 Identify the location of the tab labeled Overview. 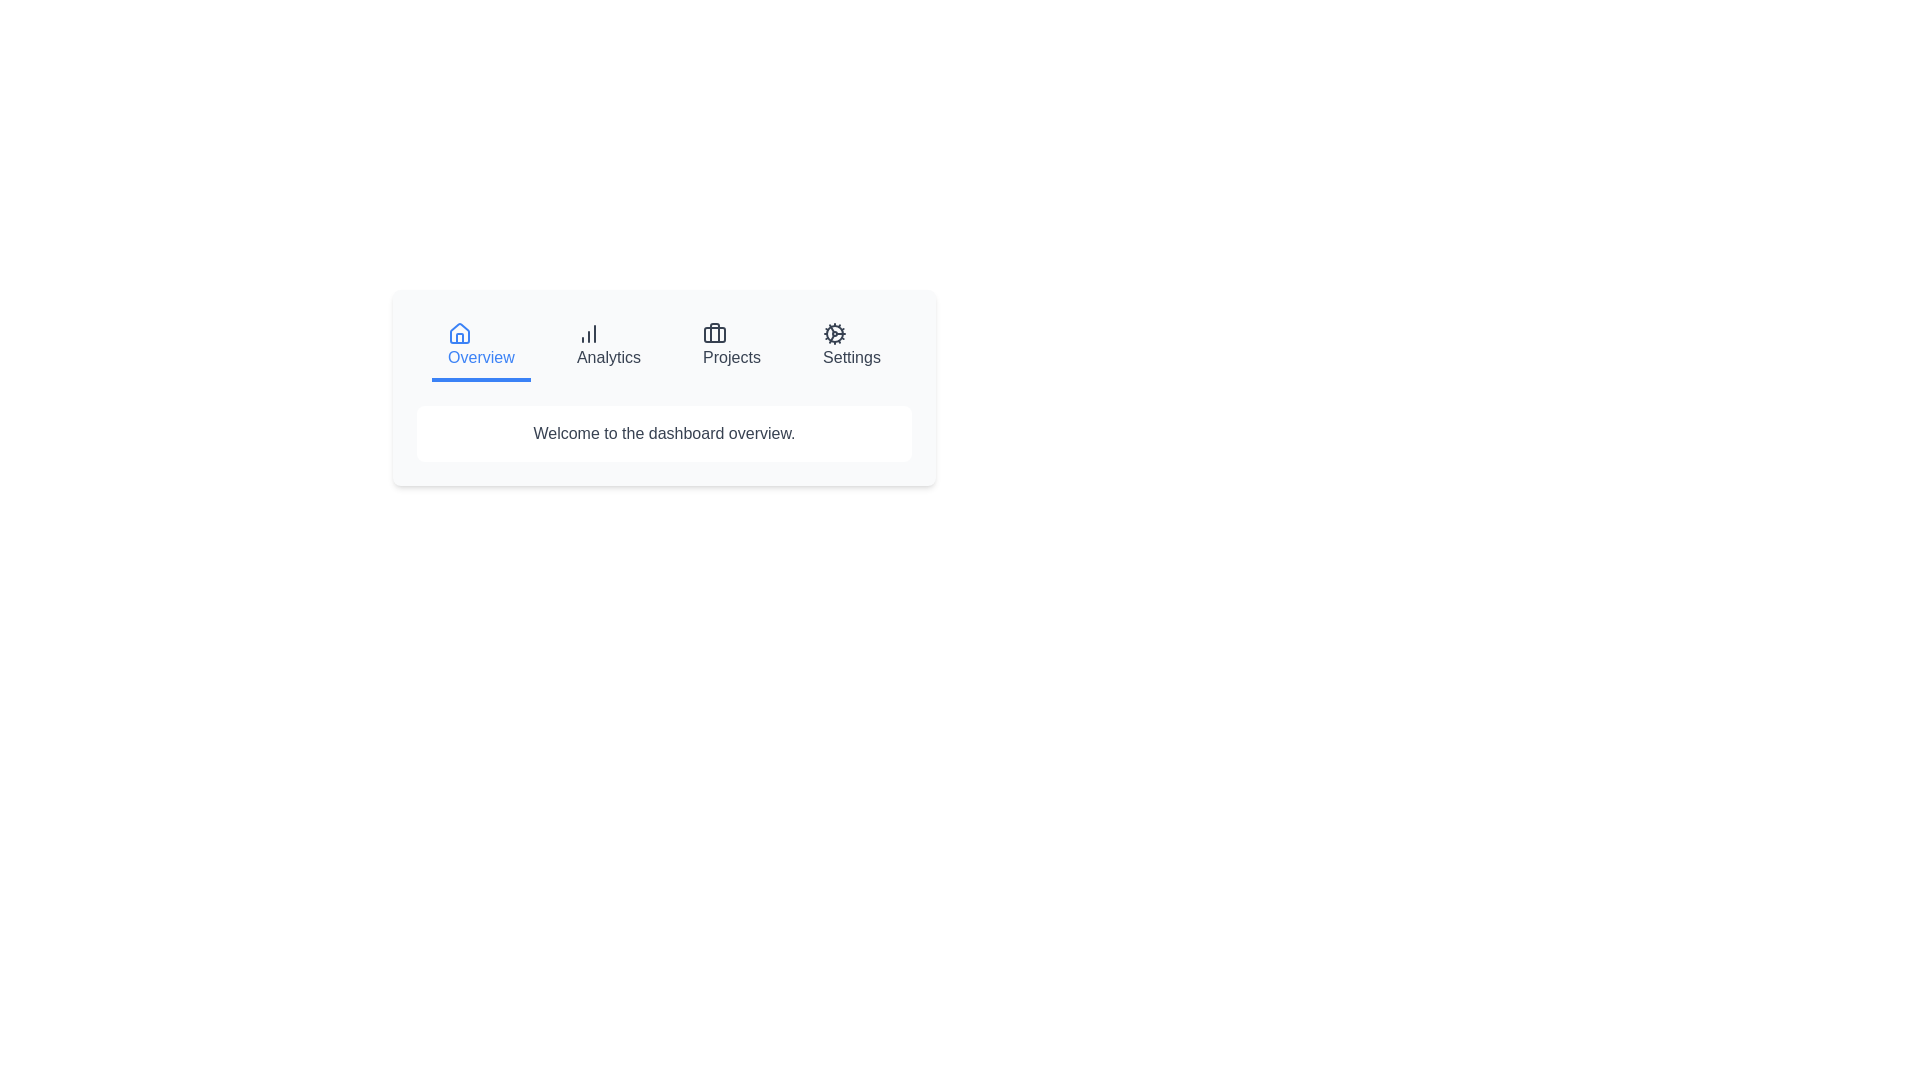
(480, 346).